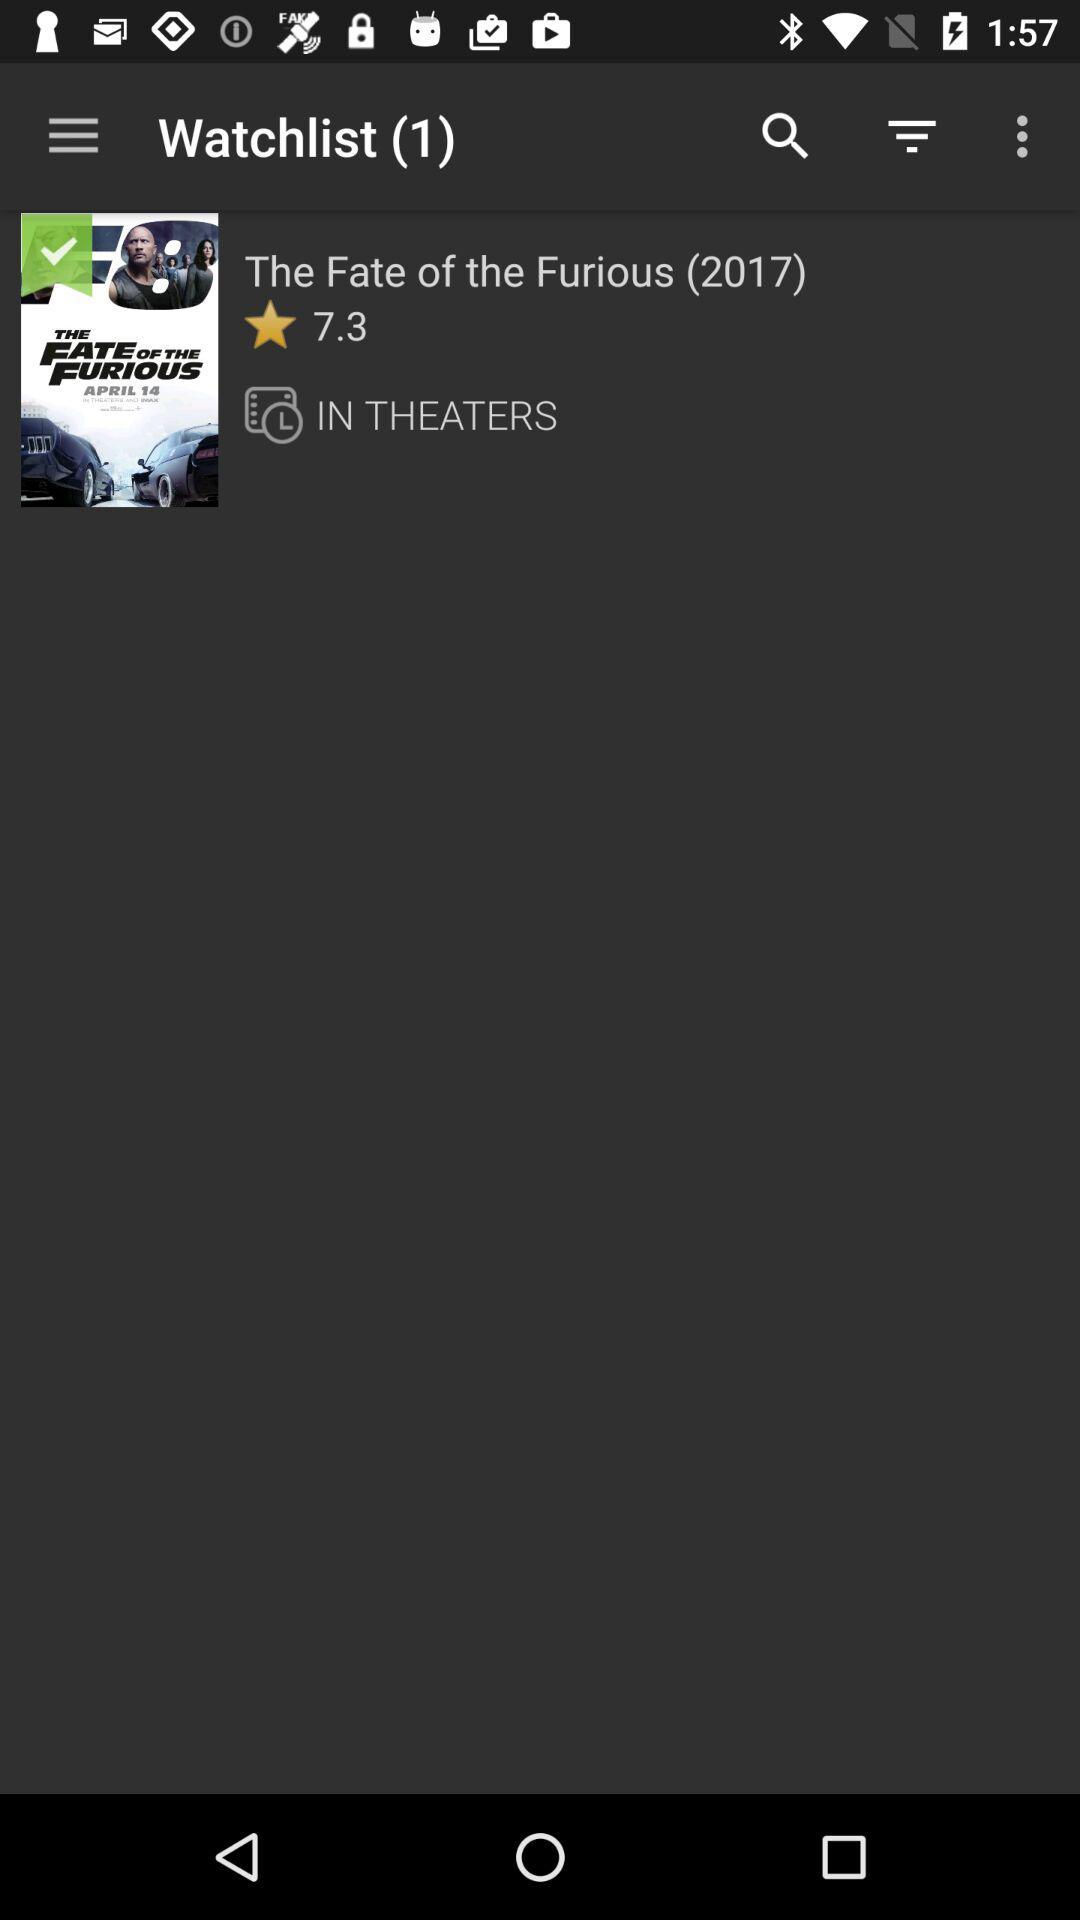 This screenshot has height=1920, width=1080. What do you see at coordinates (785, 135) in the screenshot?
I see `the item above the the fate of item` at bounding box center [785, 135].